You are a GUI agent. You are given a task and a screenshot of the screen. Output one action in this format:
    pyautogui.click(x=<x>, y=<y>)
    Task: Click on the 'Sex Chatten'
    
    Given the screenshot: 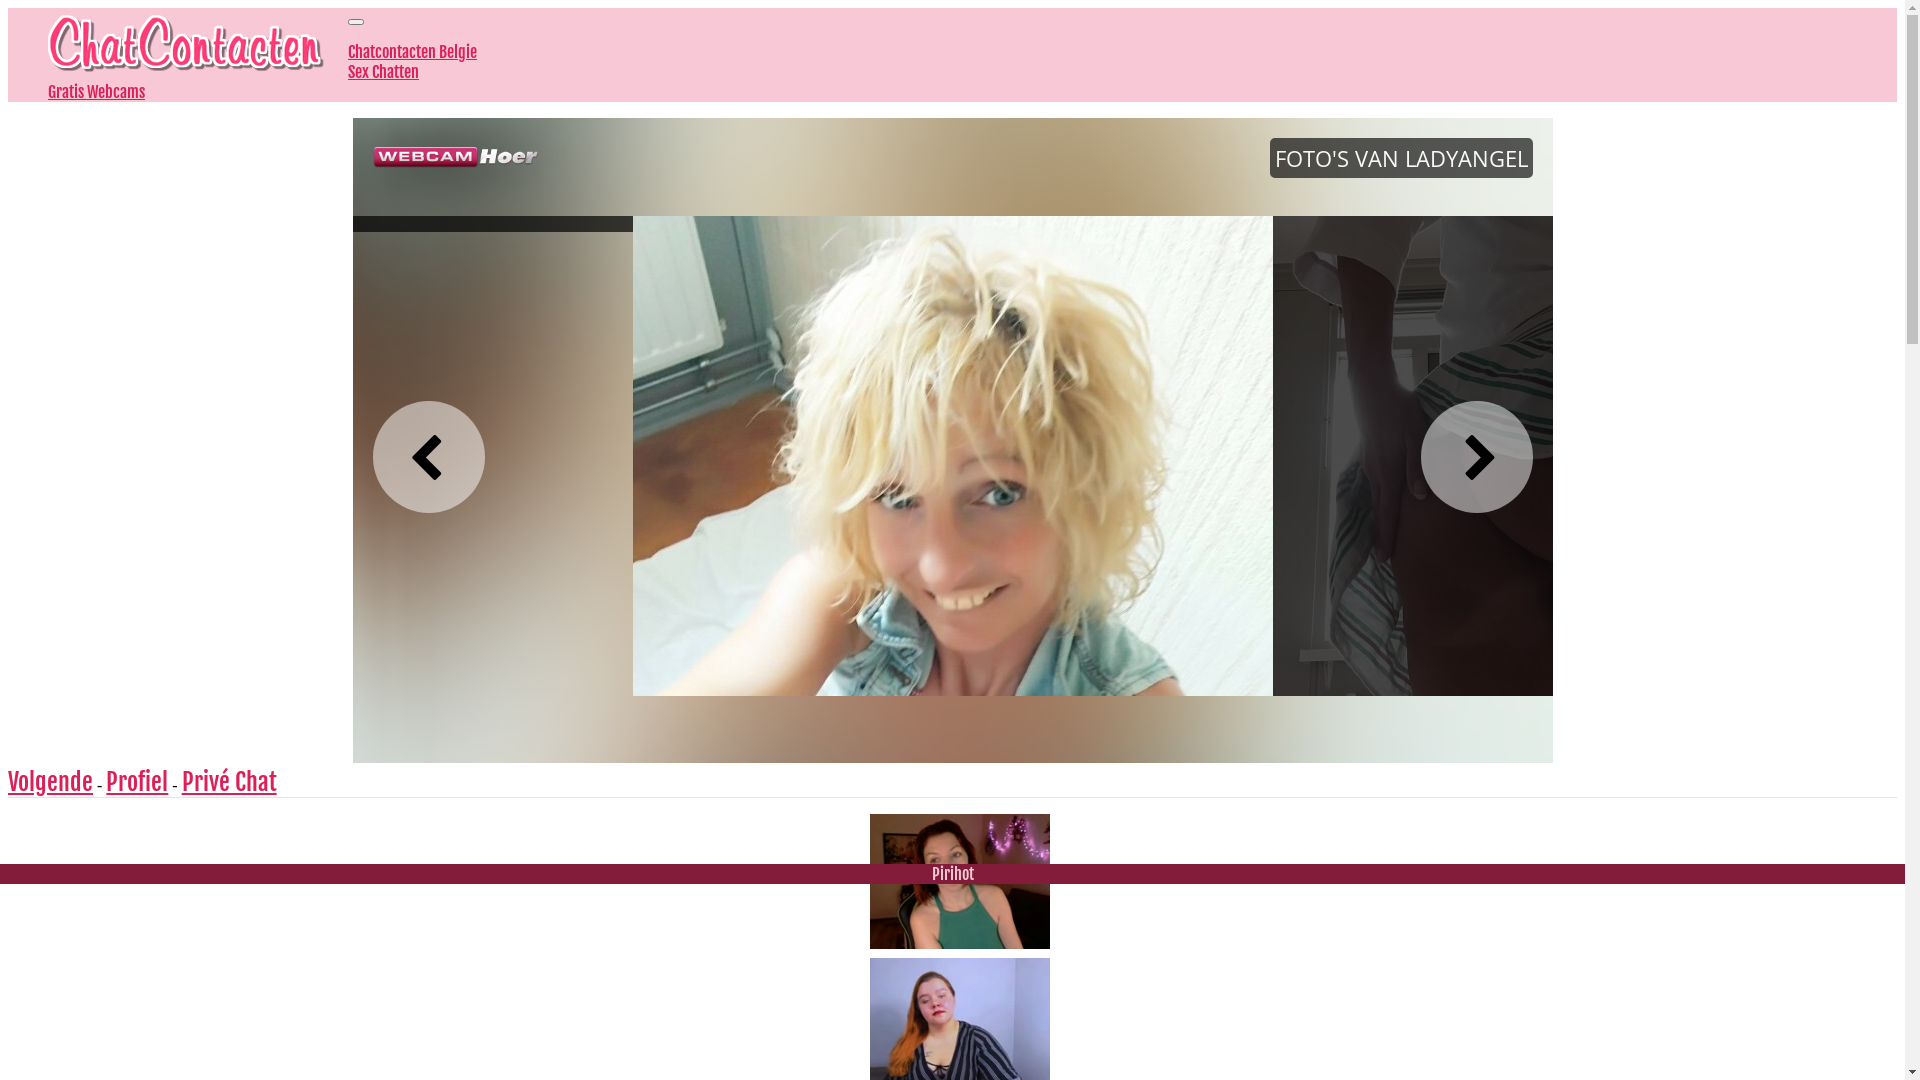 What is the action you would take?
    pyautogui.click(x=347, y=71)
    